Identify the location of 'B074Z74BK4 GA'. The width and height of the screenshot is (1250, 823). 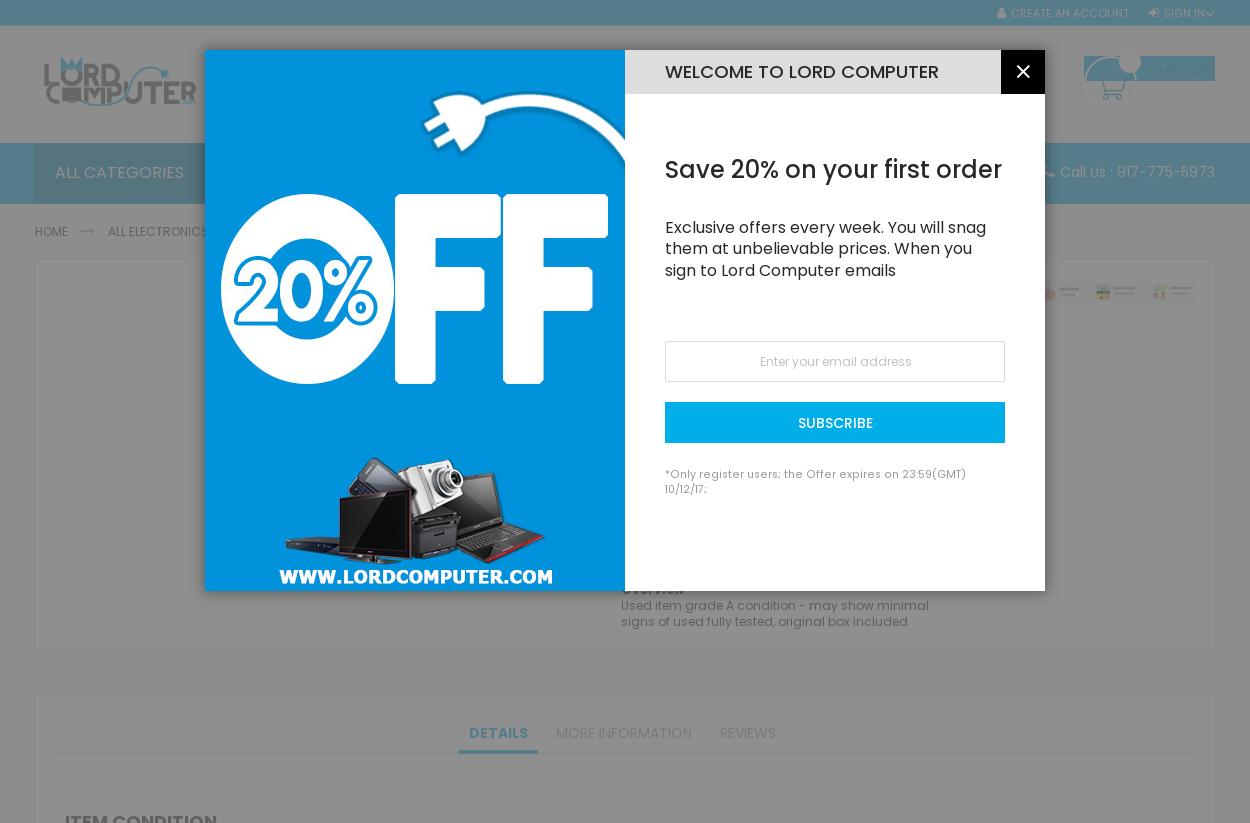
(746, 372).